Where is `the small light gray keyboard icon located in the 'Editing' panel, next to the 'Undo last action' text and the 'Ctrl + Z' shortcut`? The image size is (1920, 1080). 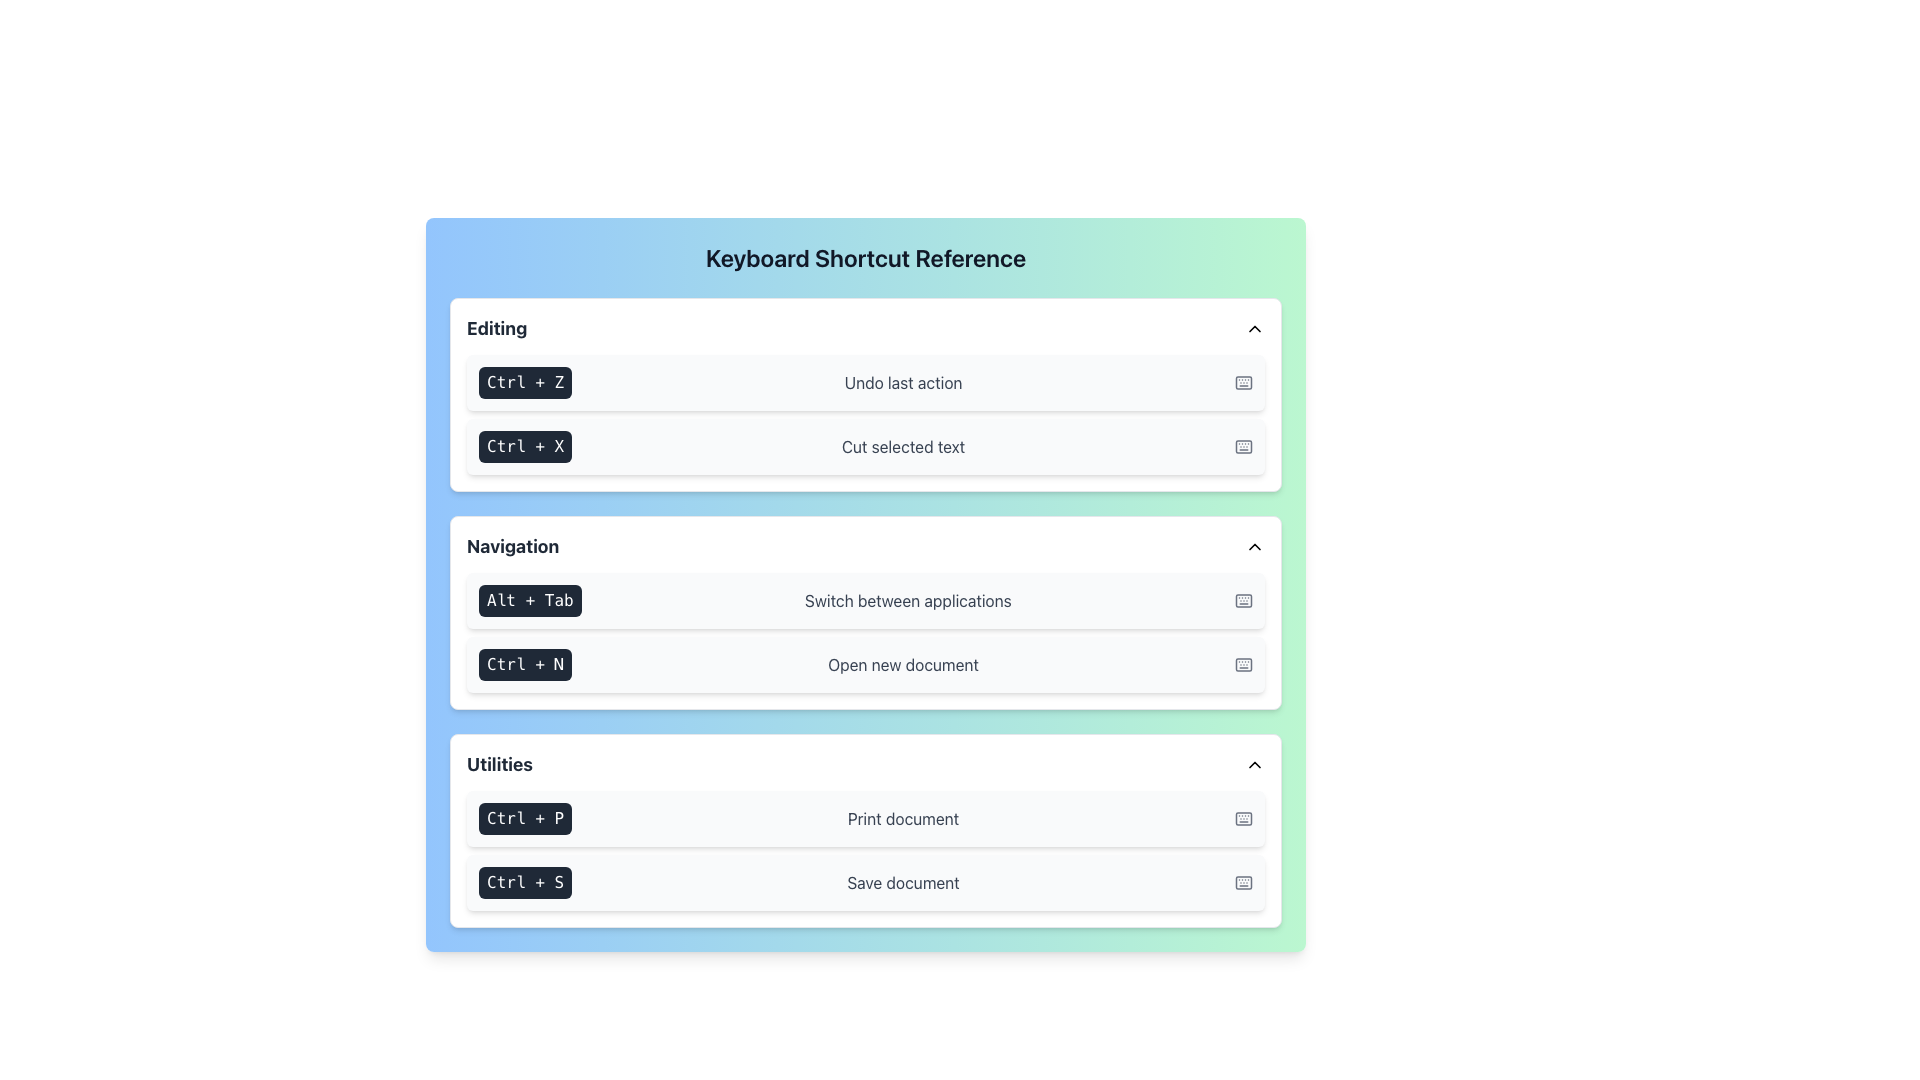 the small light gray keyboard icon located in the 'Editing' panel, next to the 'Undo last action' text and the 'Ctrl + Z' shortcut is located at coordinates (1242, 382).